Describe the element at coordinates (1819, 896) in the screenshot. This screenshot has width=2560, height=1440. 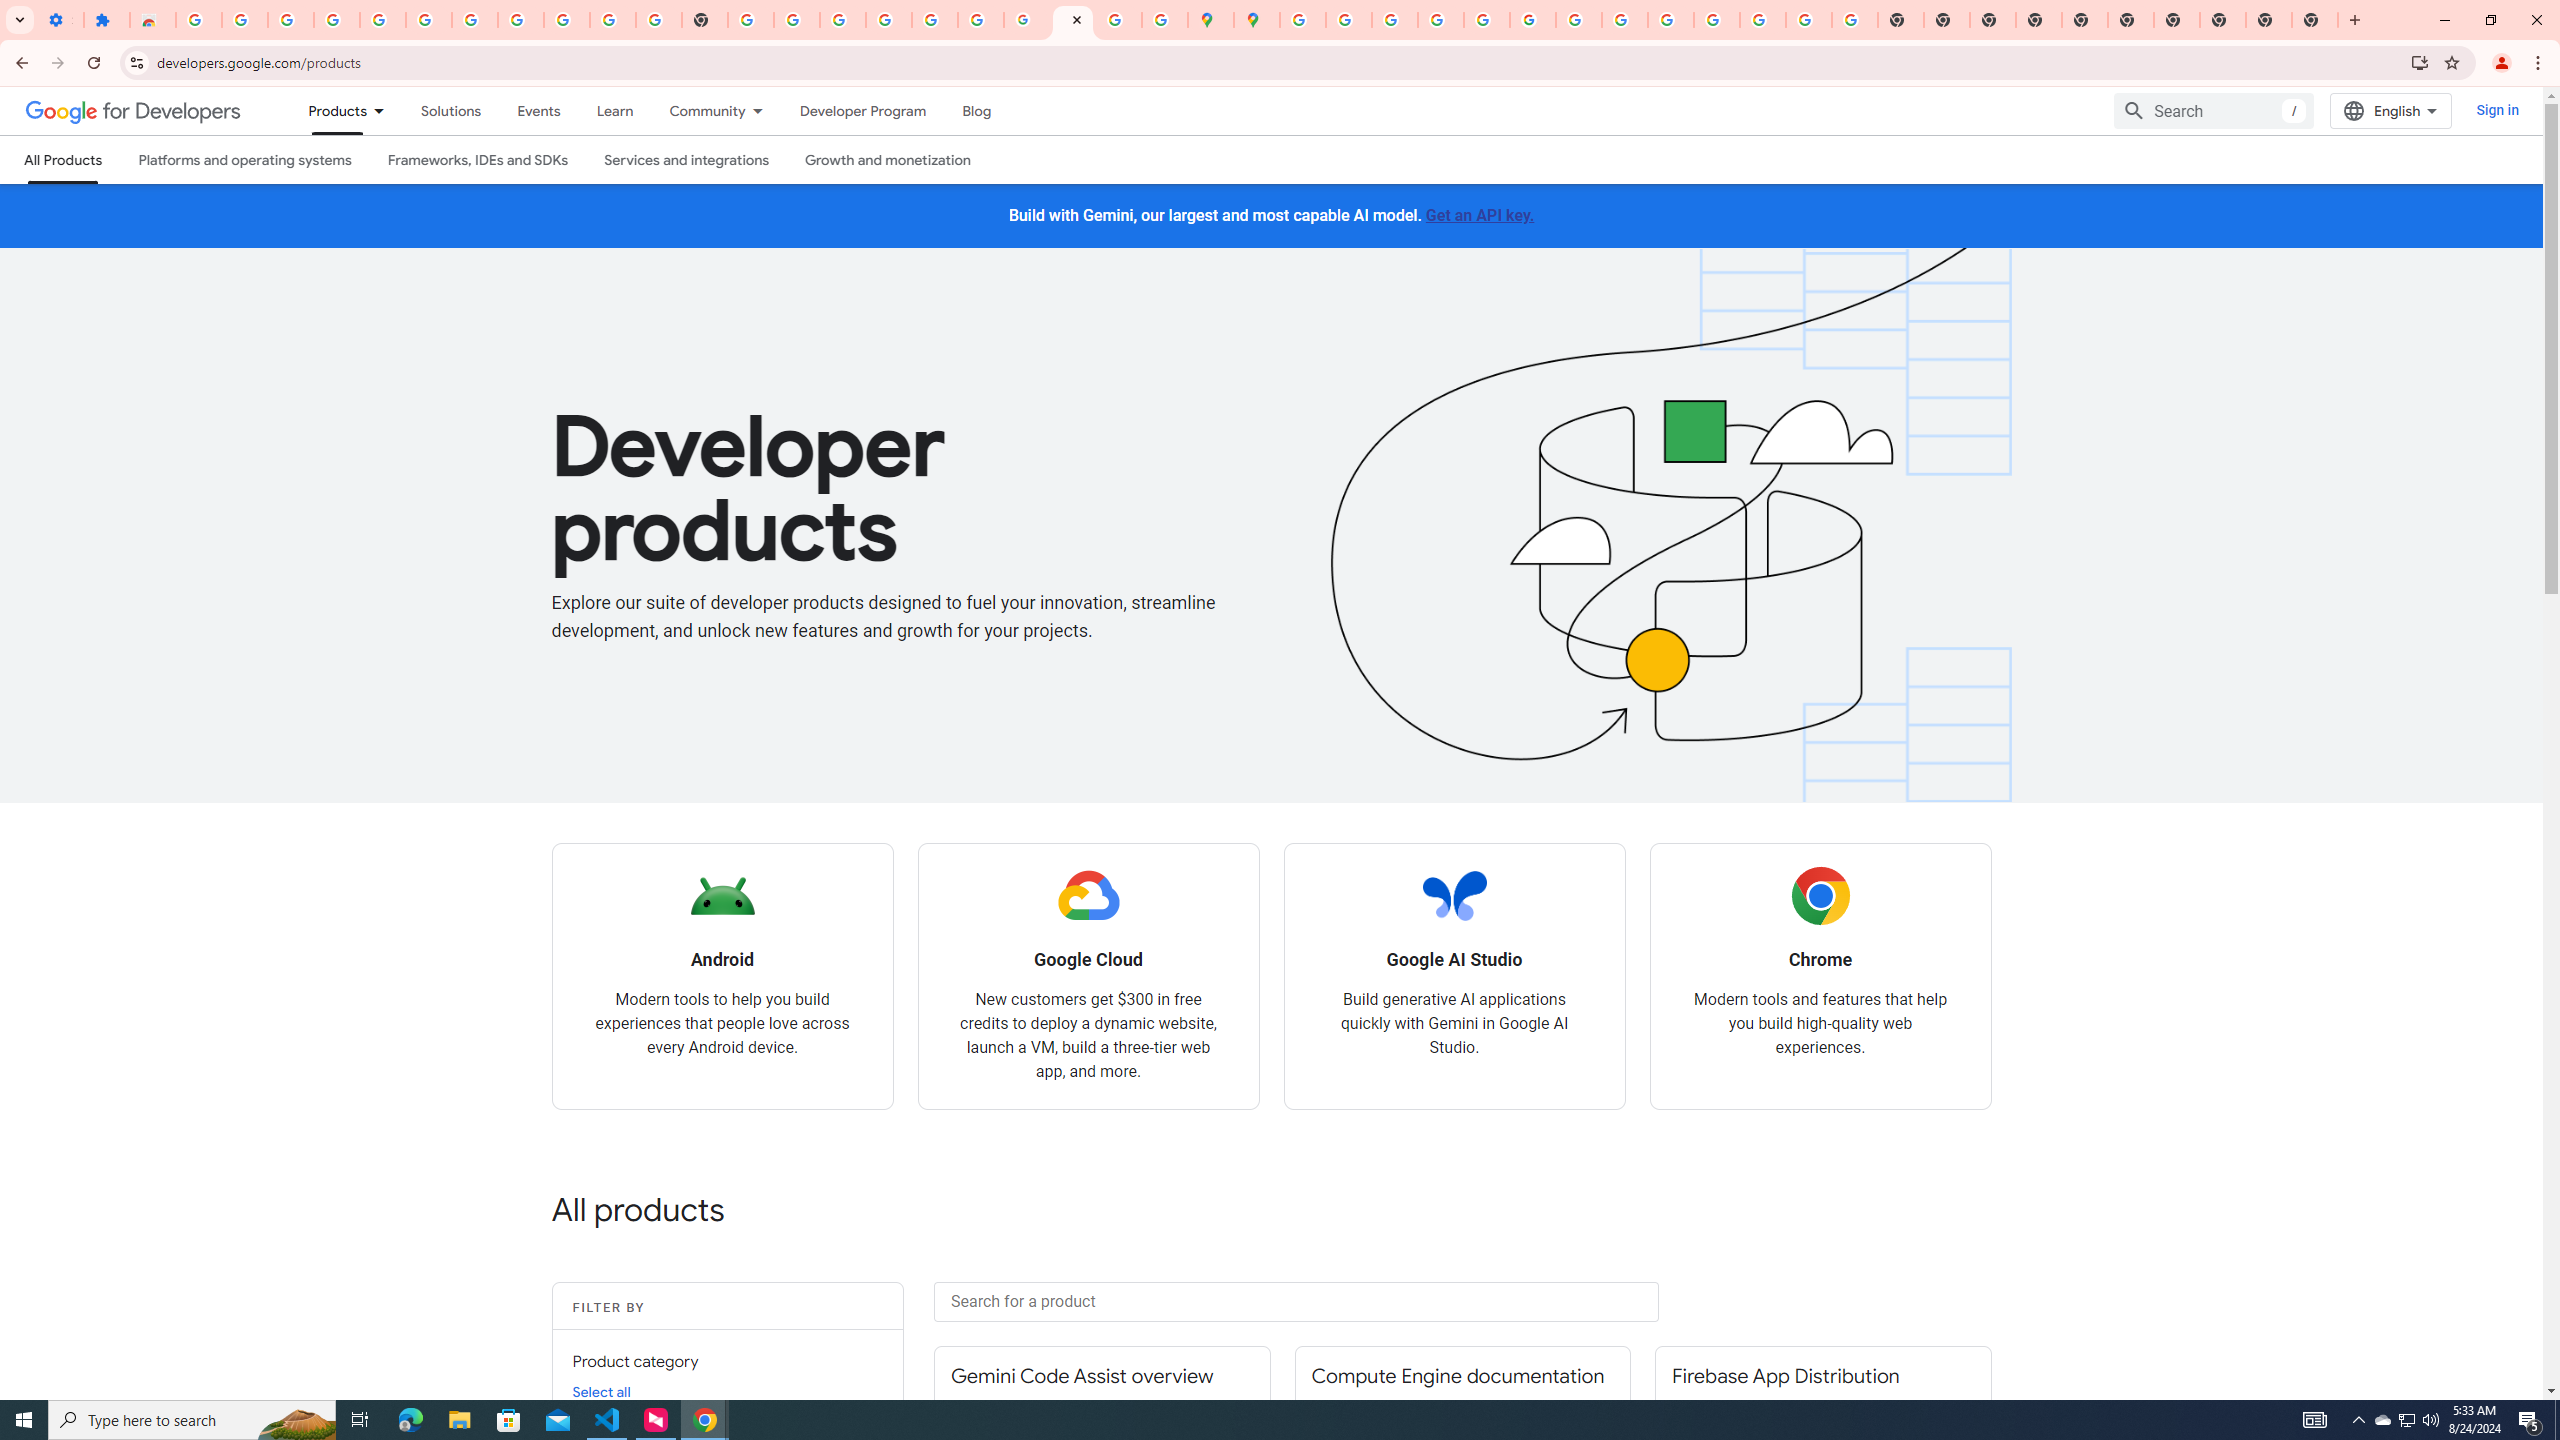
I see `'ChromeOS logo'` at that location.